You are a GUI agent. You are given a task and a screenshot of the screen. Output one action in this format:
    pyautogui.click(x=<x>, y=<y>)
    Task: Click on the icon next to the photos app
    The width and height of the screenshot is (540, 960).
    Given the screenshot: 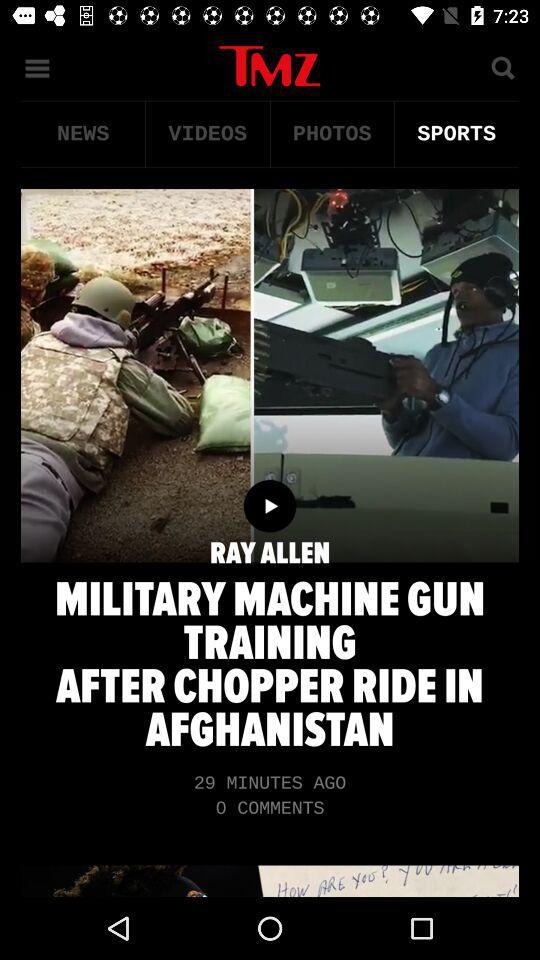 What is the action you would take?
    pyautogui.click(x=206, y=133)
    